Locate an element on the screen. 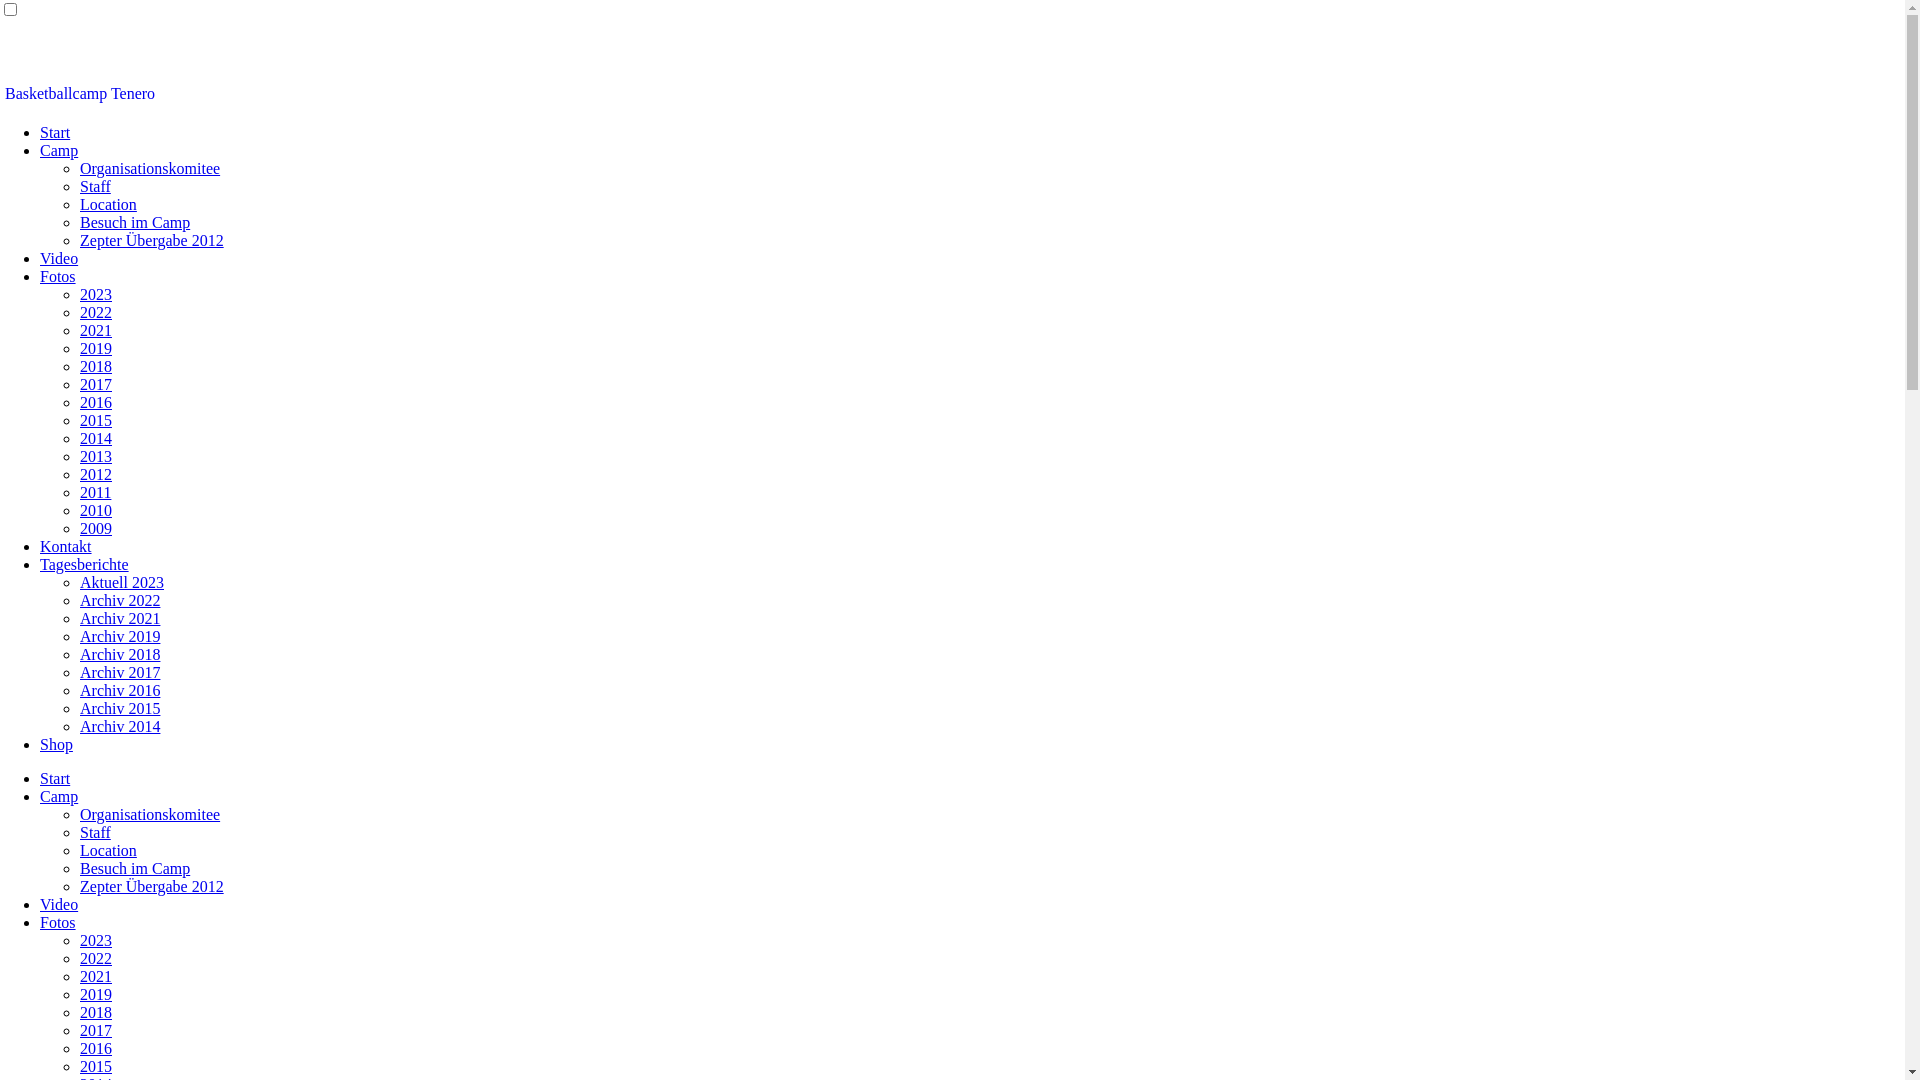 This screenshot has height=1080, width=1920. 'Besuch im Camp' is located at coordinates (133, 867).